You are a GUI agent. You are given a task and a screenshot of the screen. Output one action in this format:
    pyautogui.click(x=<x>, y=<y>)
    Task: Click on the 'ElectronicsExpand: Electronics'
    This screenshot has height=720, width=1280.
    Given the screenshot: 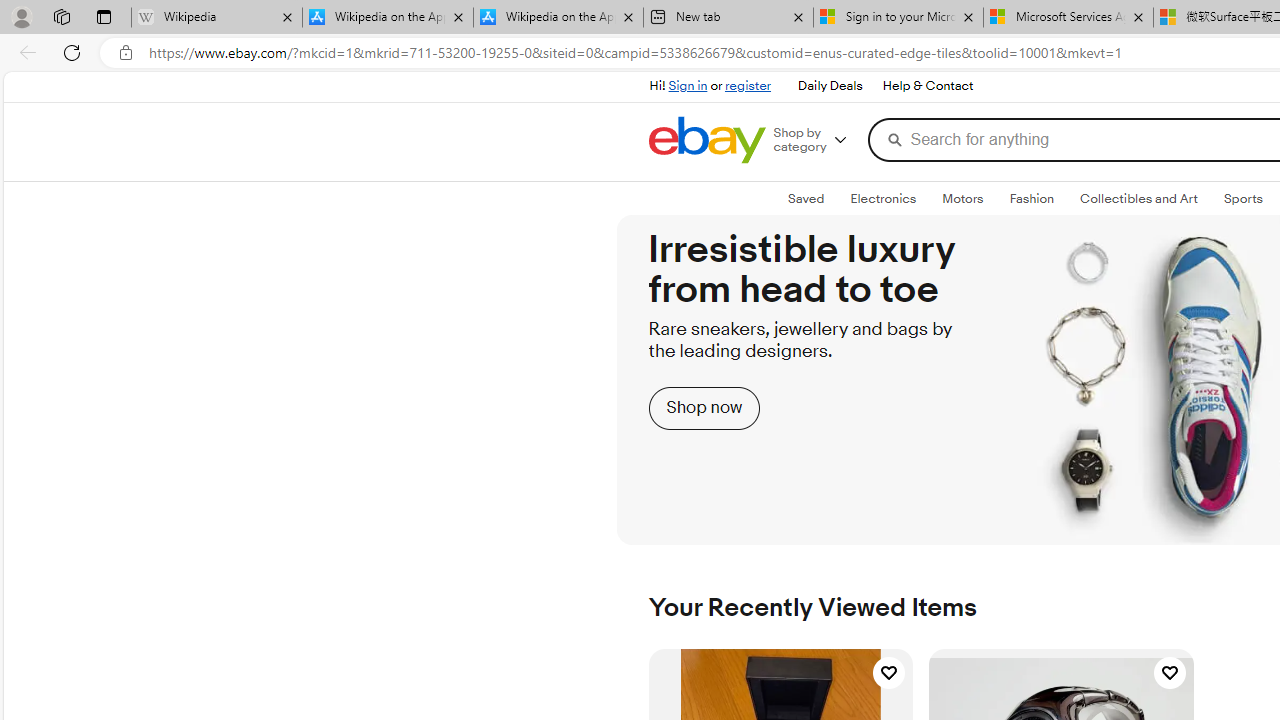 What is the action you would take?
    pyautogui.click(x=882, y=199)
    